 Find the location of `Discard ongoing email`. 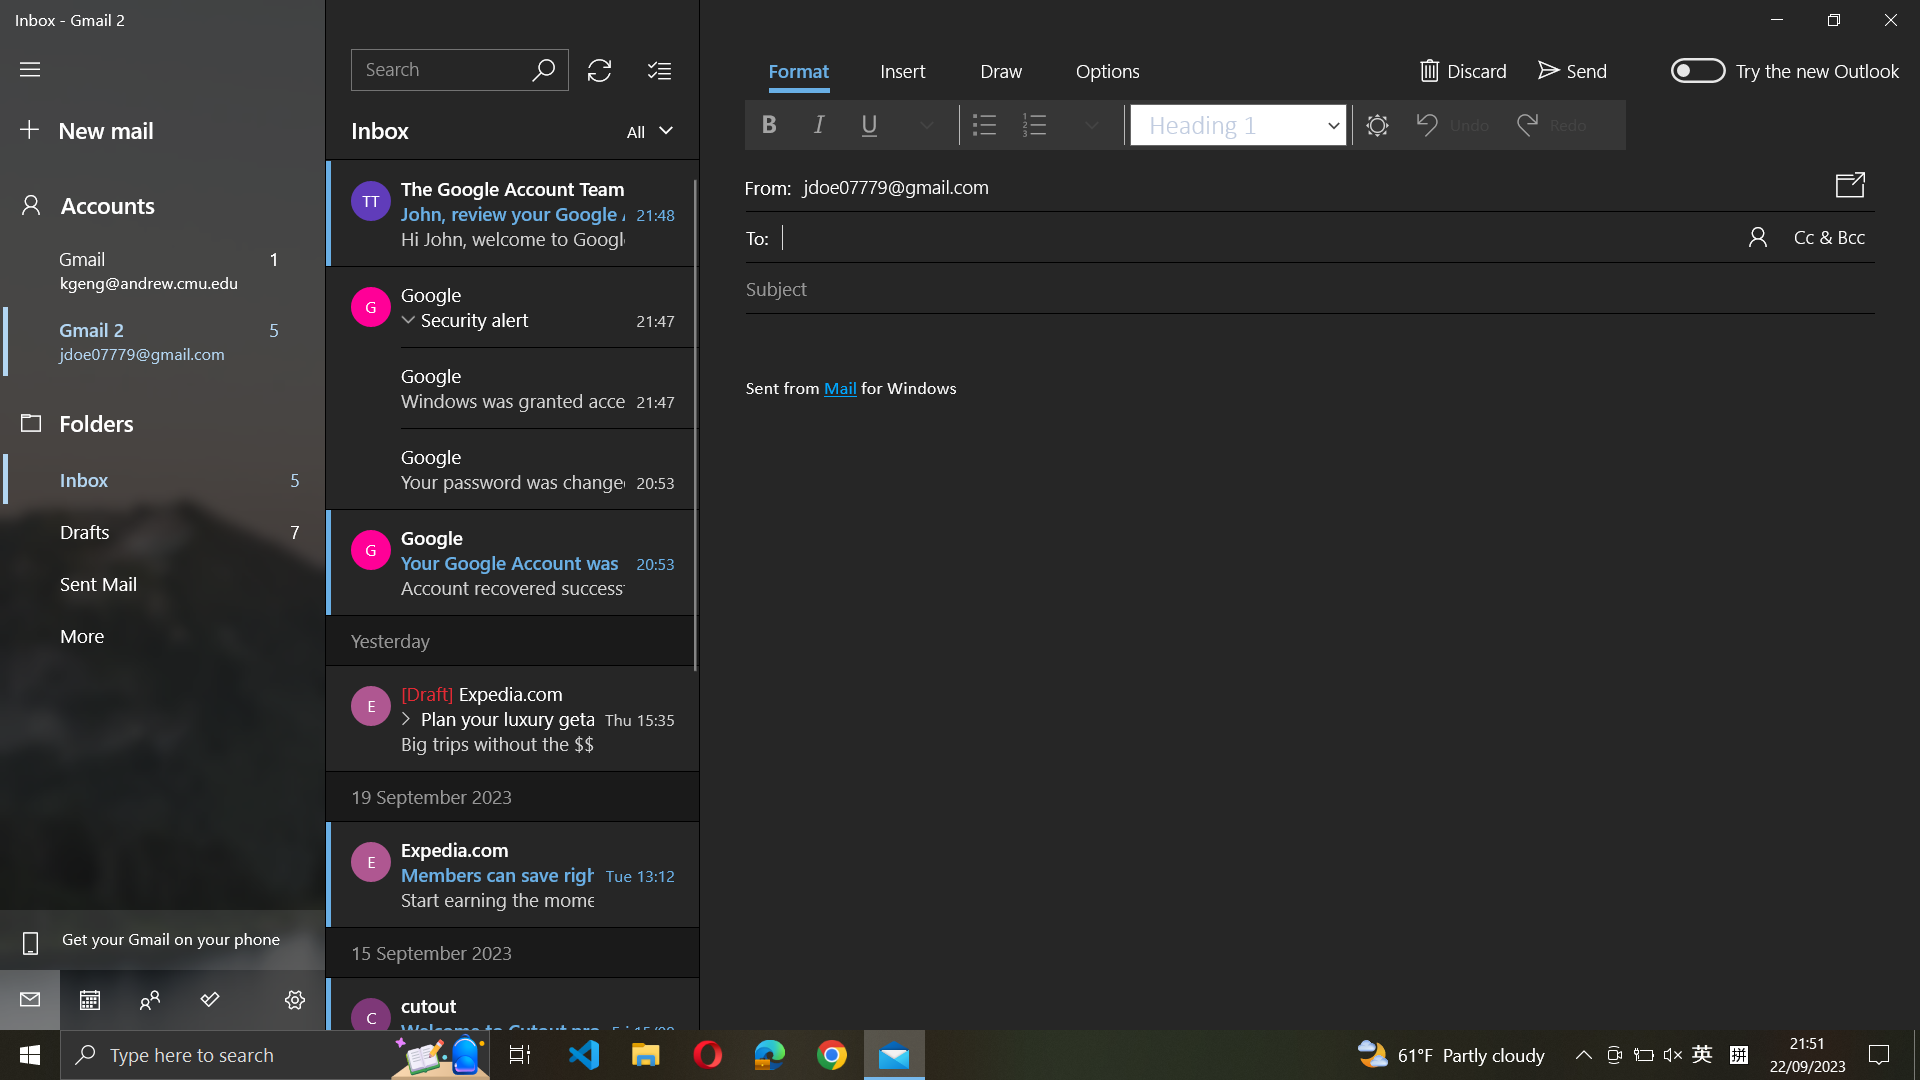

Discard ongoing email is located at coordinates (1462, 67).